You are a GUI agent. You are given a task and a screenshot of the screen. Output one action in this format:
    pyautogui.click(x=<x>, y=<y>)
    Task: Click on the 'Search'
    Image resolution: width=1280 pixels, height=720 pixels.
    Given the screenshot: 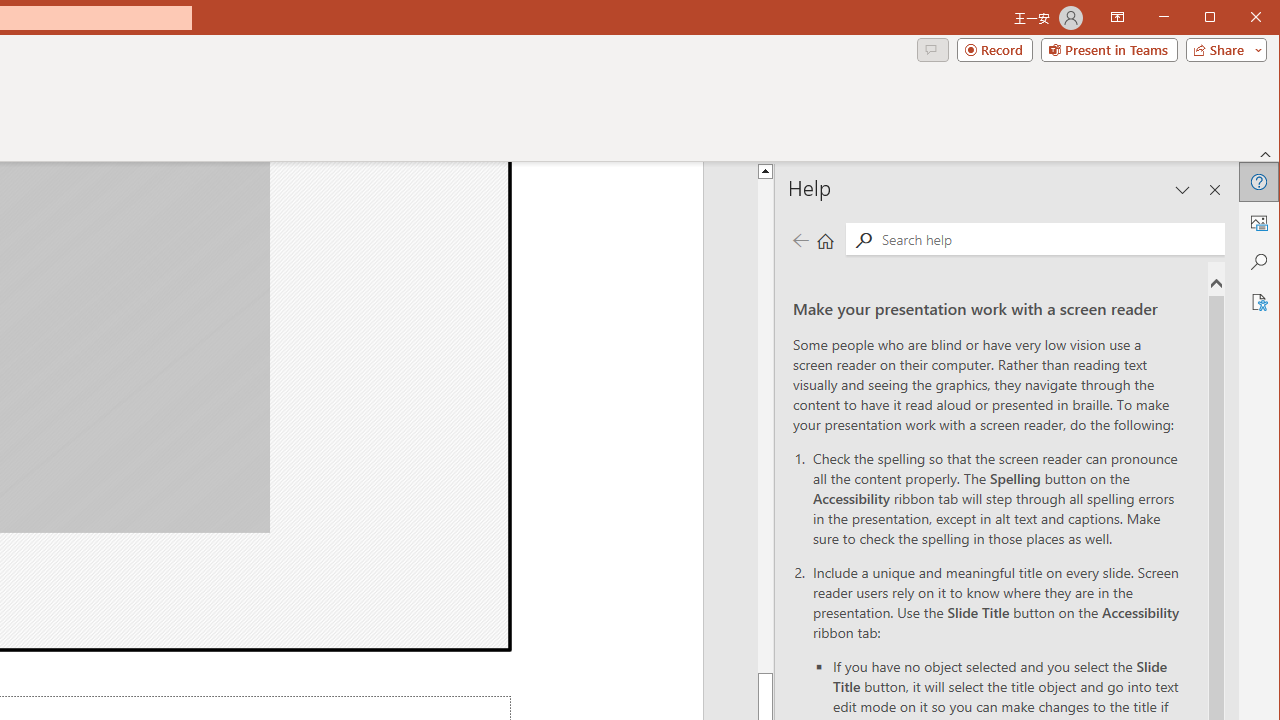 What is the action you would take?
    pyautogui.click(x=1047, y=238)
    